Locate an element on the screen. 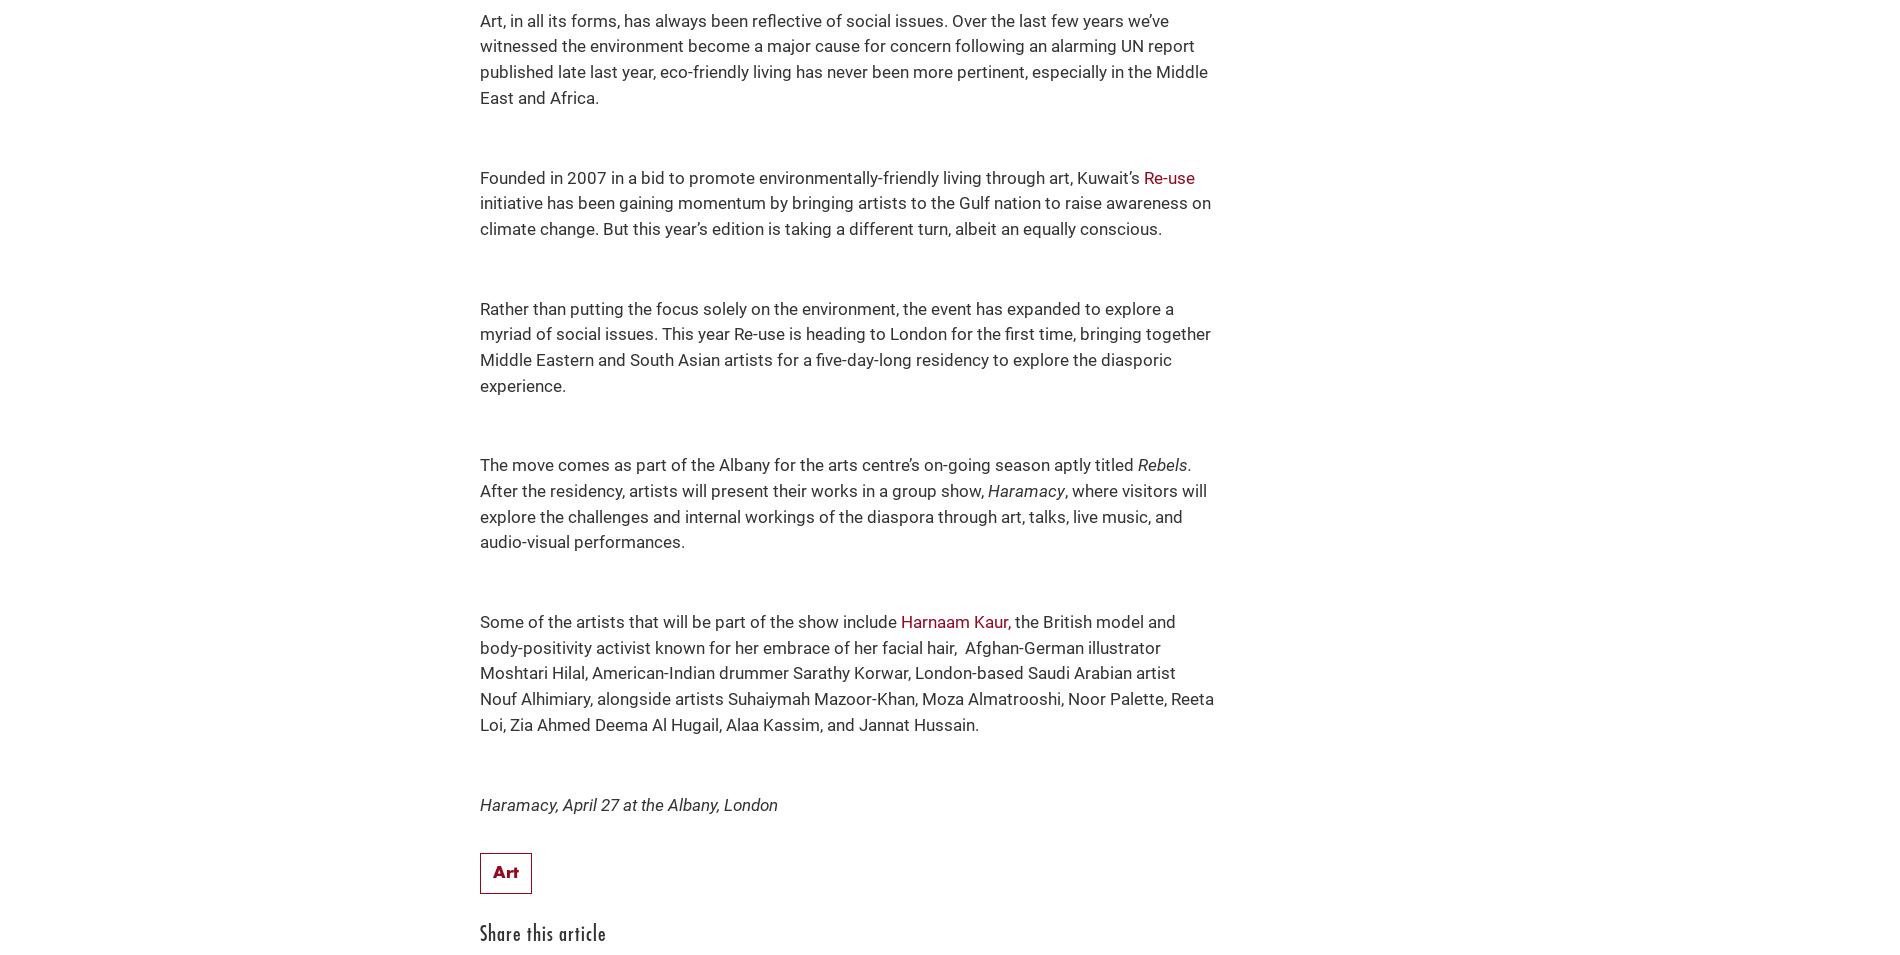  'Share this article' is located at coordinates (543, 934).